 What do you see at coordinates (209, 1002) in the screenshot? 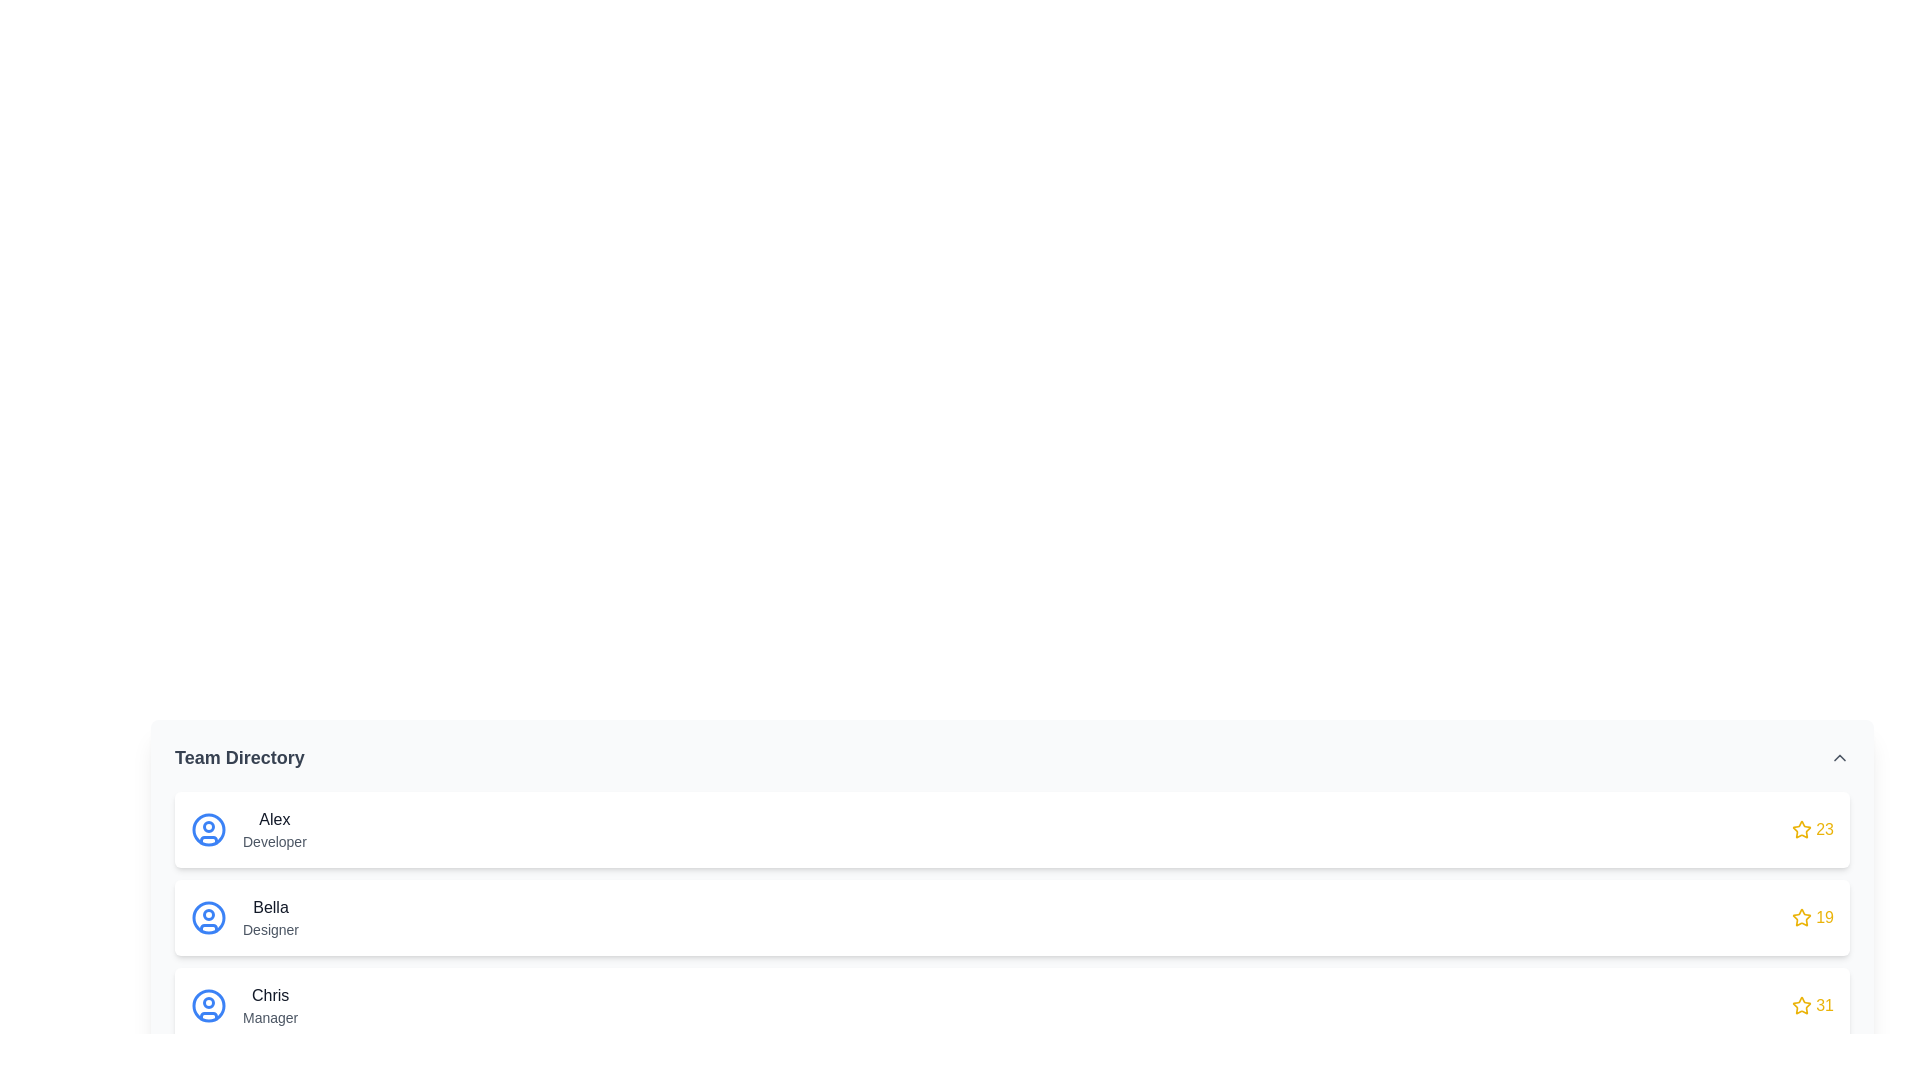
I see `the SVG circle element within the profile icon representing 'Chris'` at bounding box center [209, 1002].